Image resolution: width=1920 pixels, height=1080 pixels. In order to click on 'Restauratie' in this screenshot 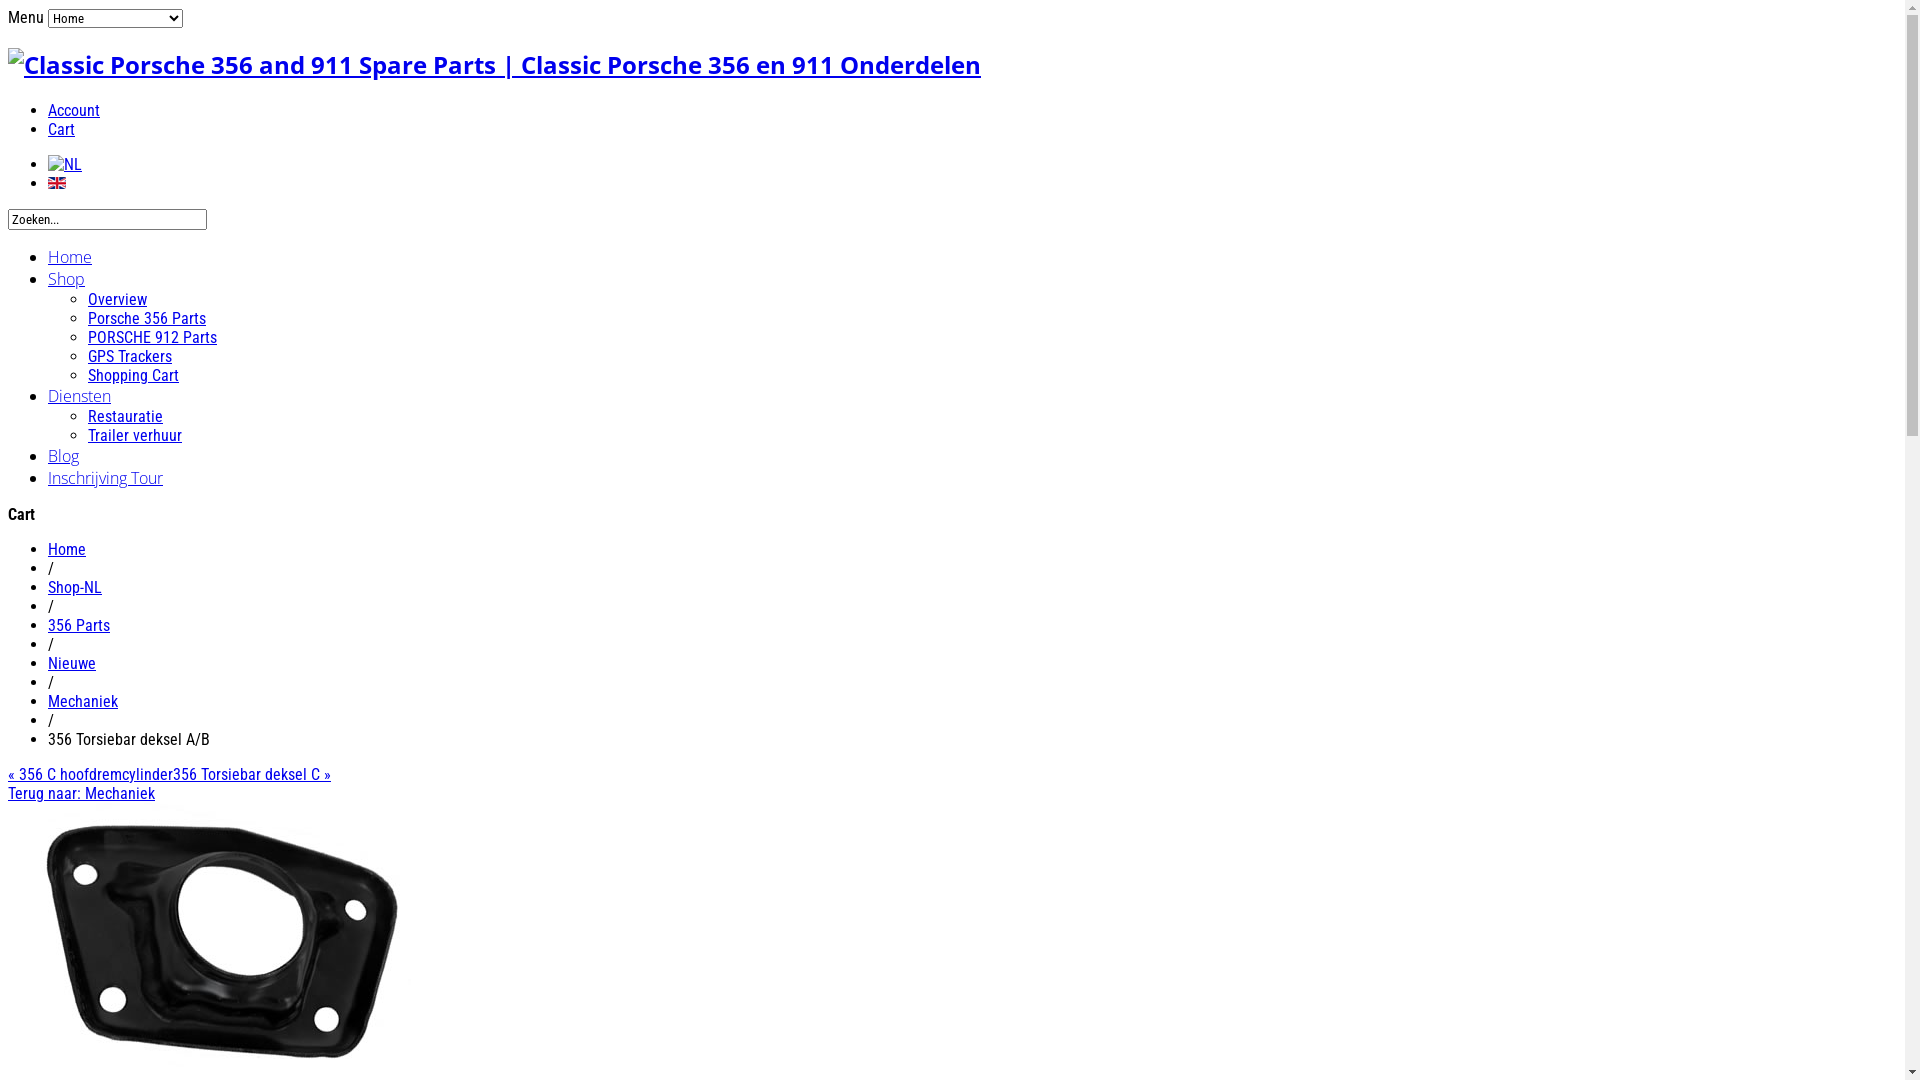, I will do `click(124, 415)`.